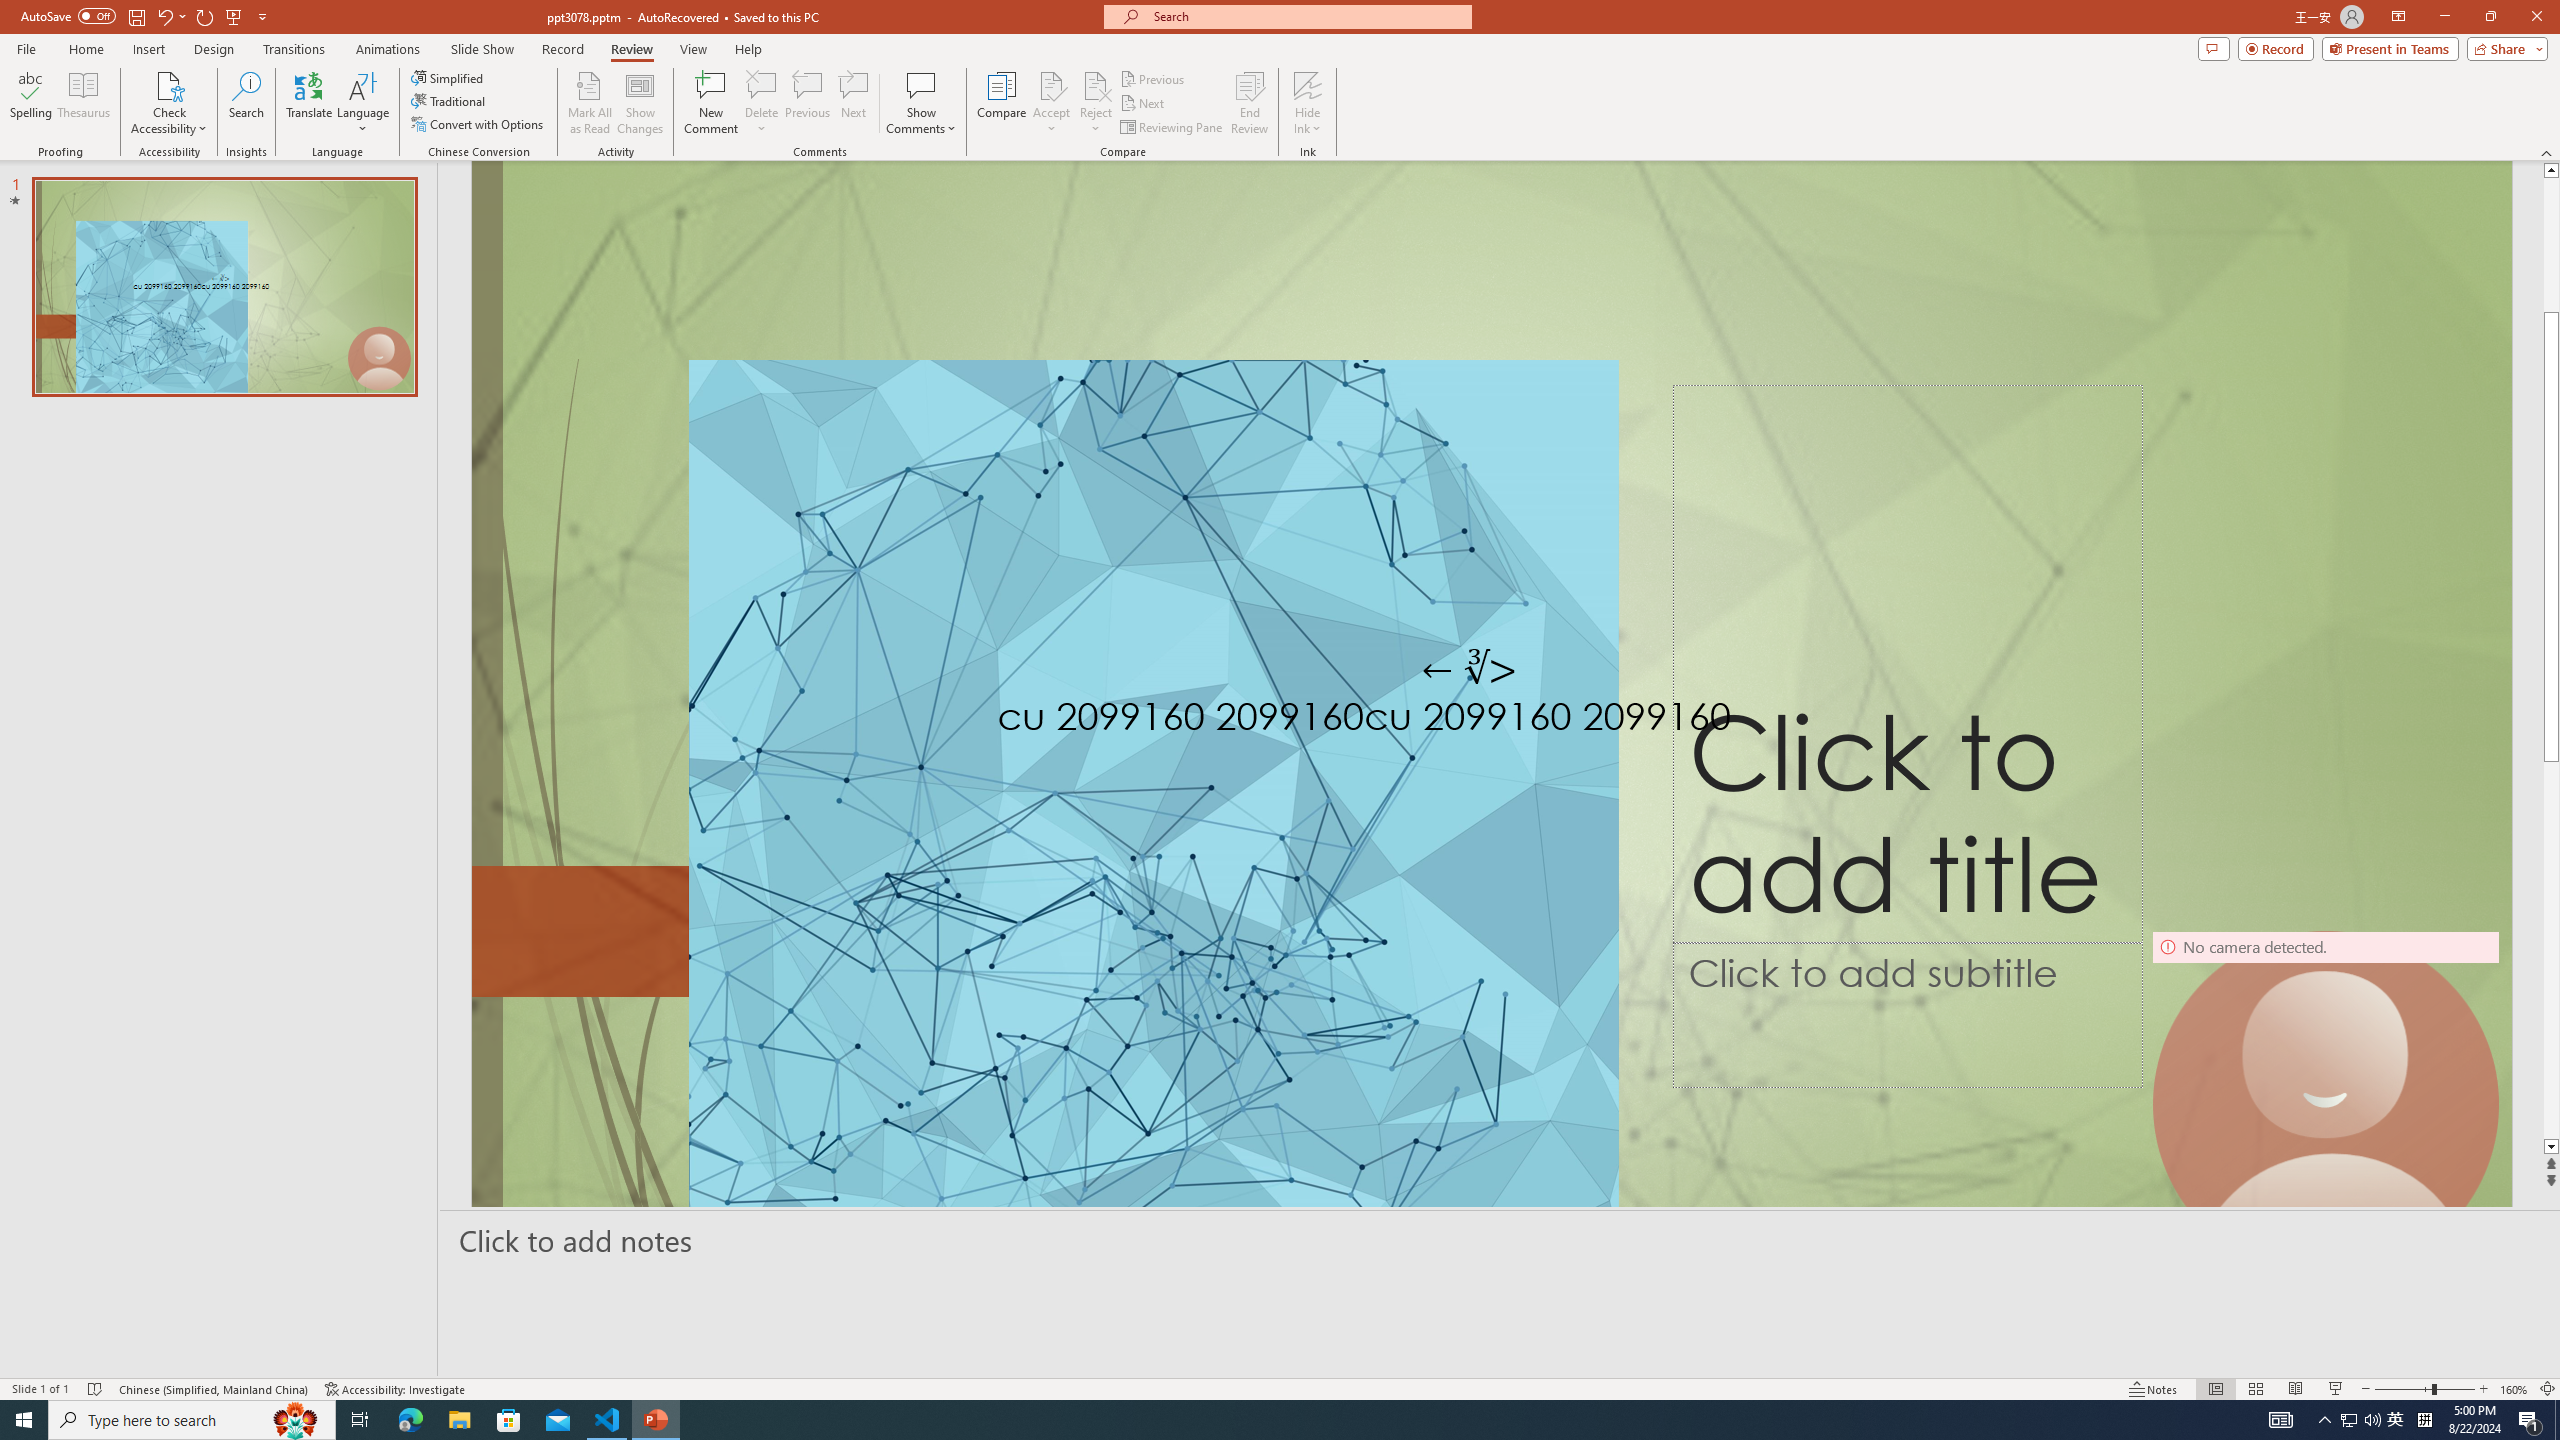  I want to click on 'Accessibility Checker Accessibility: Investigate', so click(395, 1389).